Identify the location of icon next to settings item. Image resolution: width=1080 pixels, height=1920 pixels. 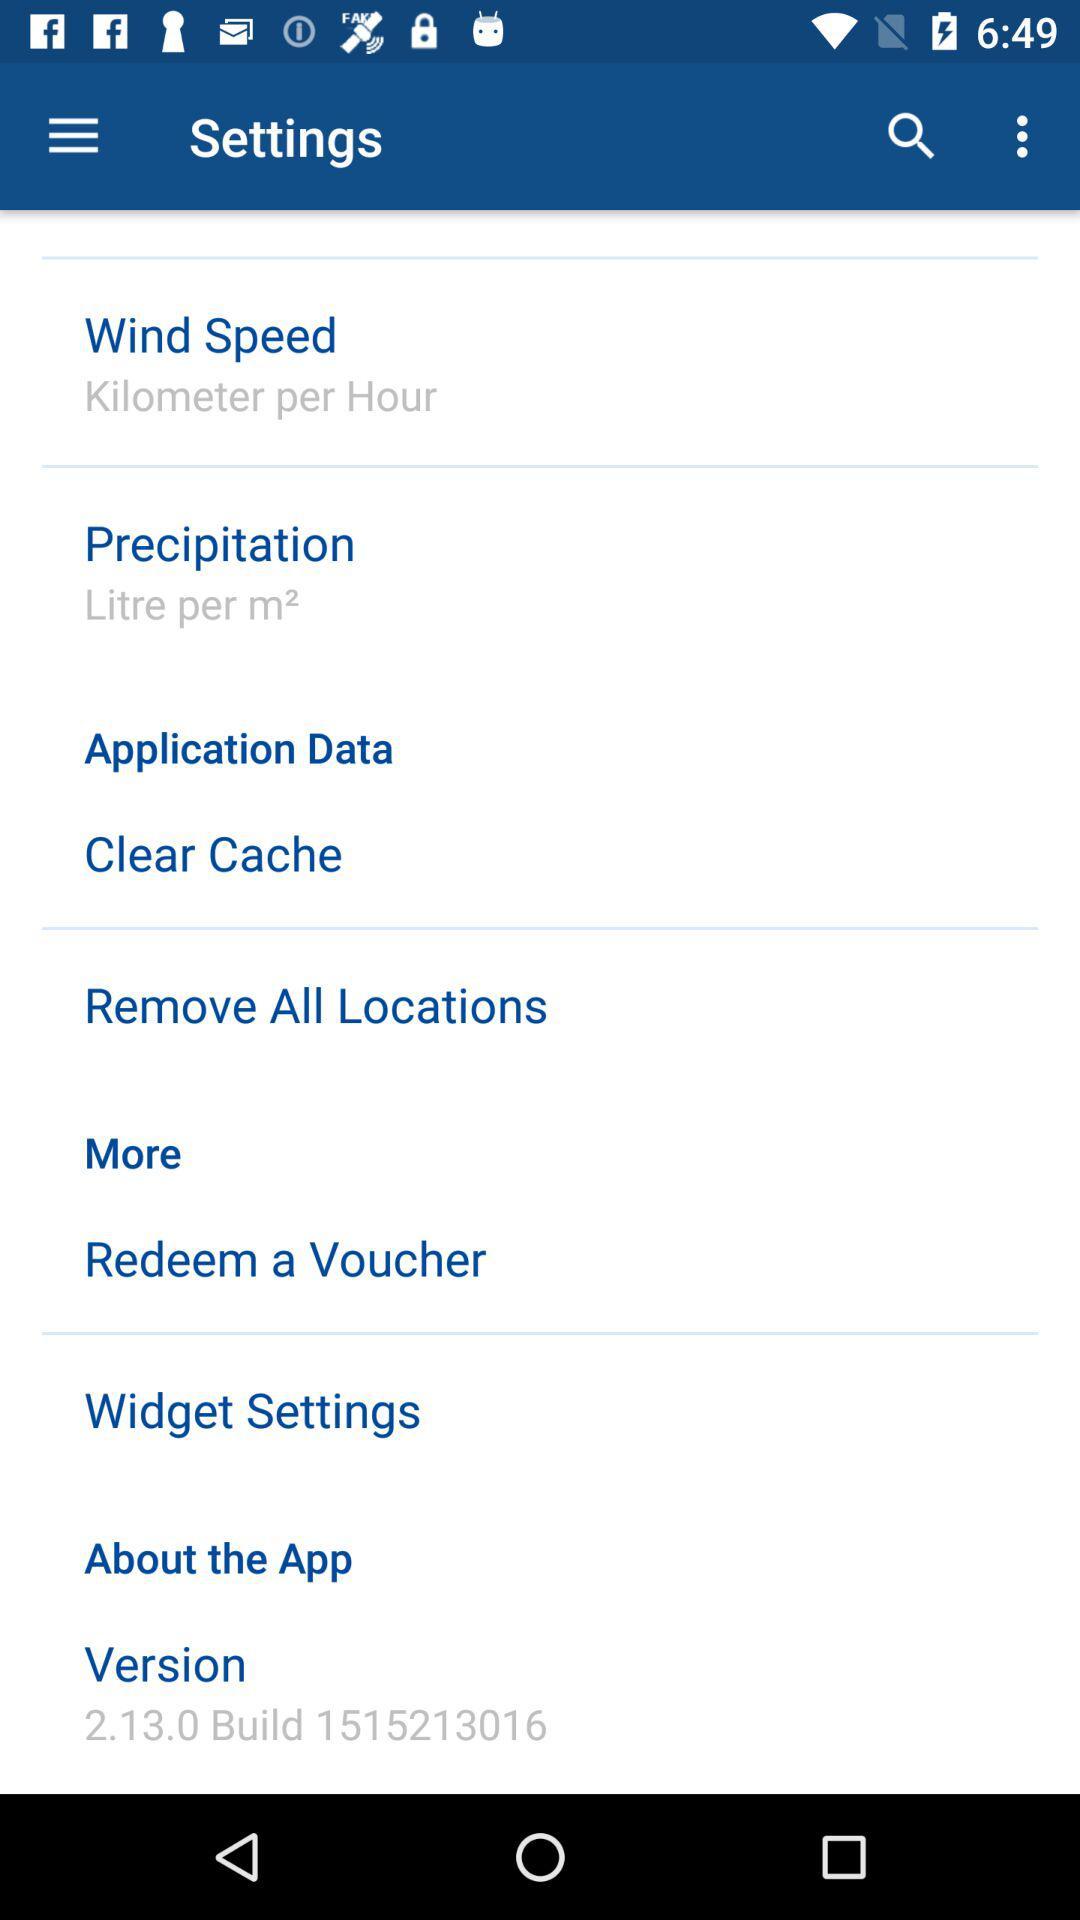
(911, 135).